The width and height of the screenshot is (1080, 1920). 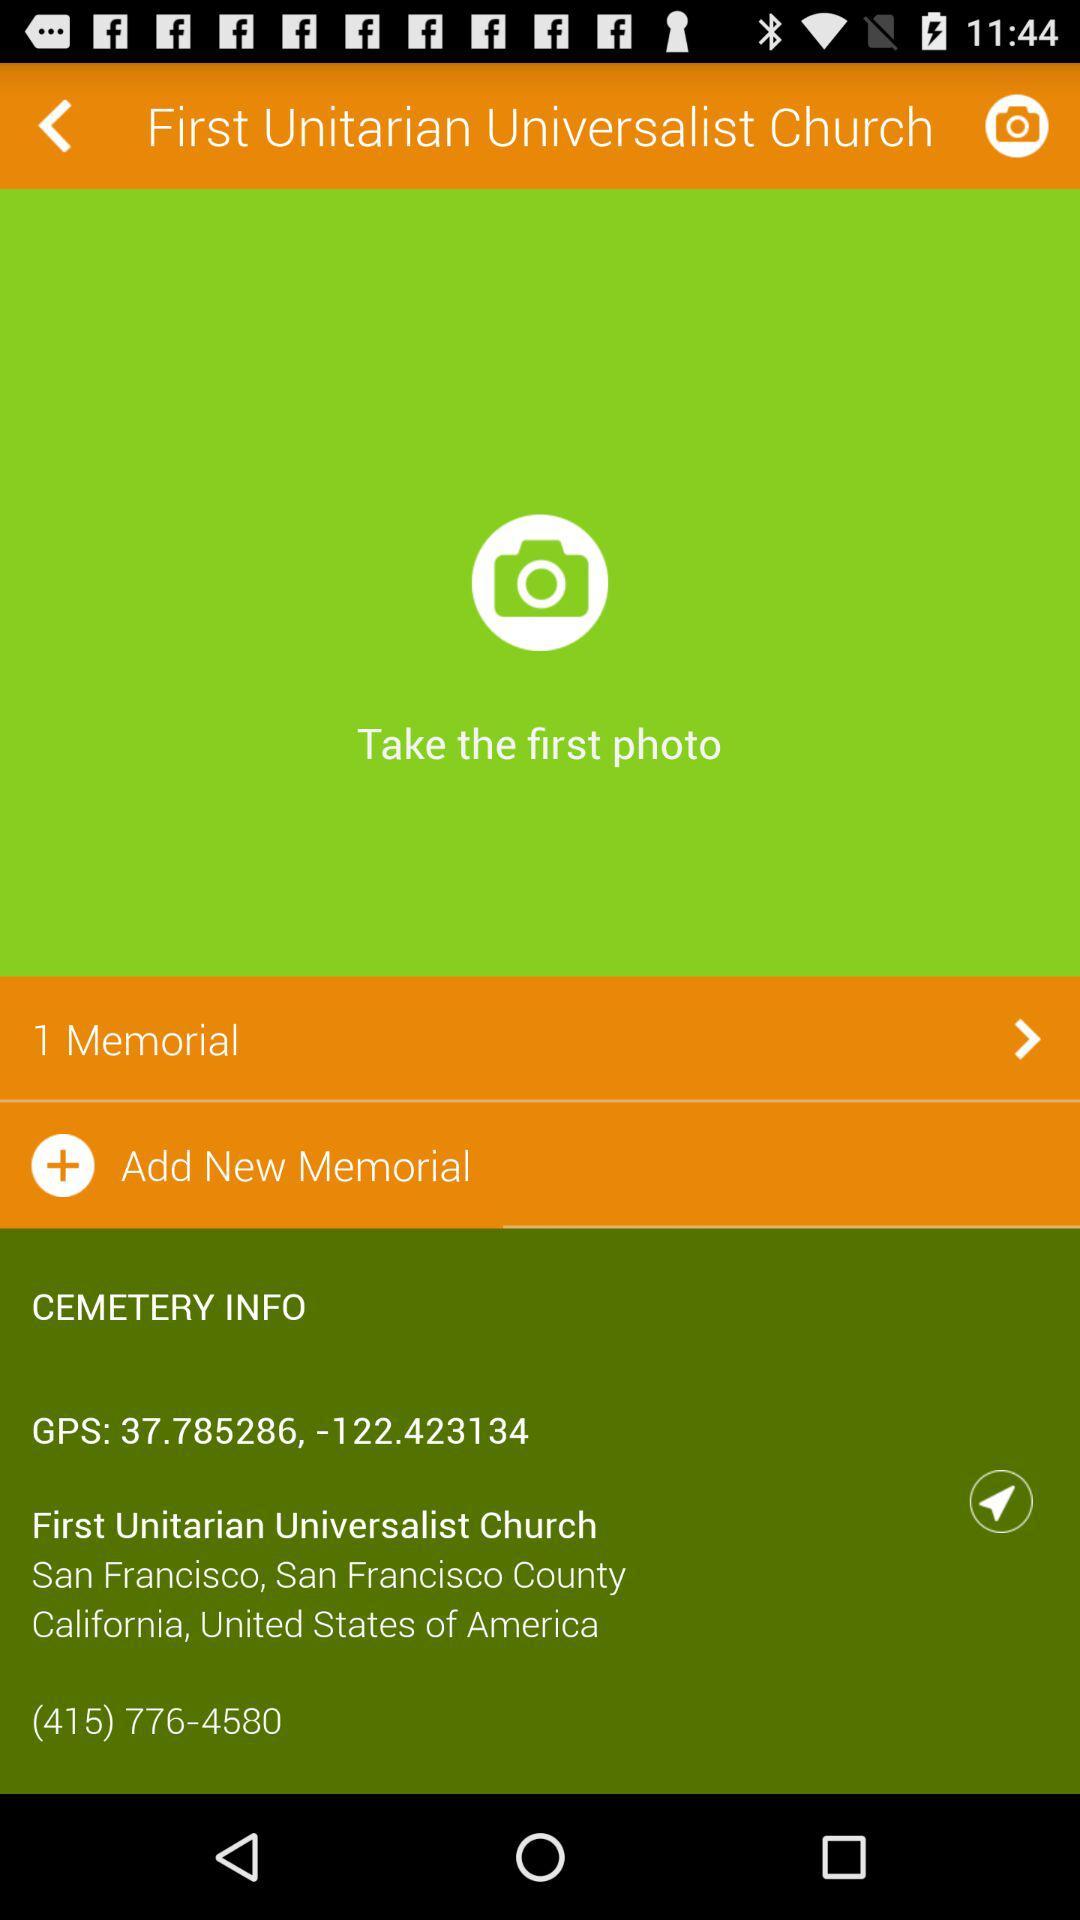 What do you see at coordinates (540, 581) in the screenshot?
I see `icon below the first unitarian universalist icon` at bounding box center [540, 581].